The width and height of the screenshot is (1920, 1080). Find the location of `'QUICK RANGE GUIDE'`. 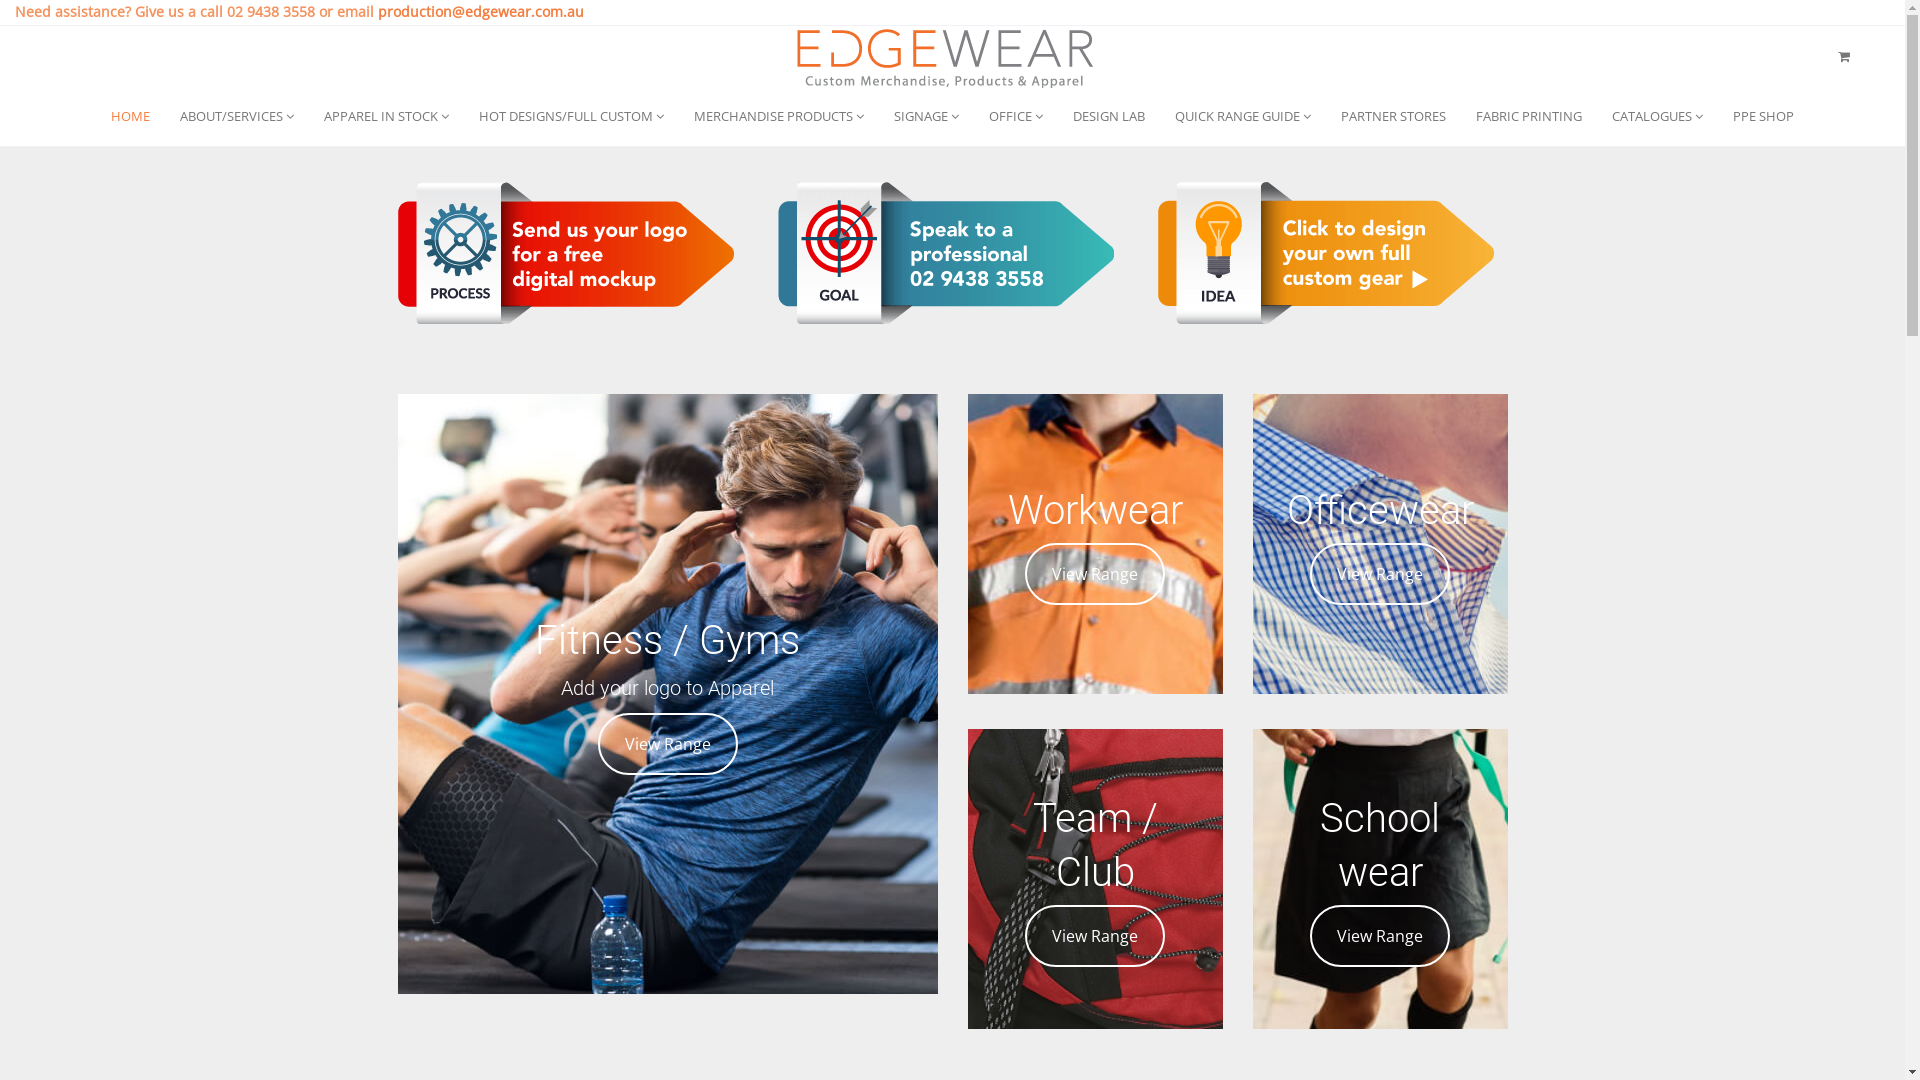

'QUICK RANGE GUIDE' is located at coordinates (1242, 115).